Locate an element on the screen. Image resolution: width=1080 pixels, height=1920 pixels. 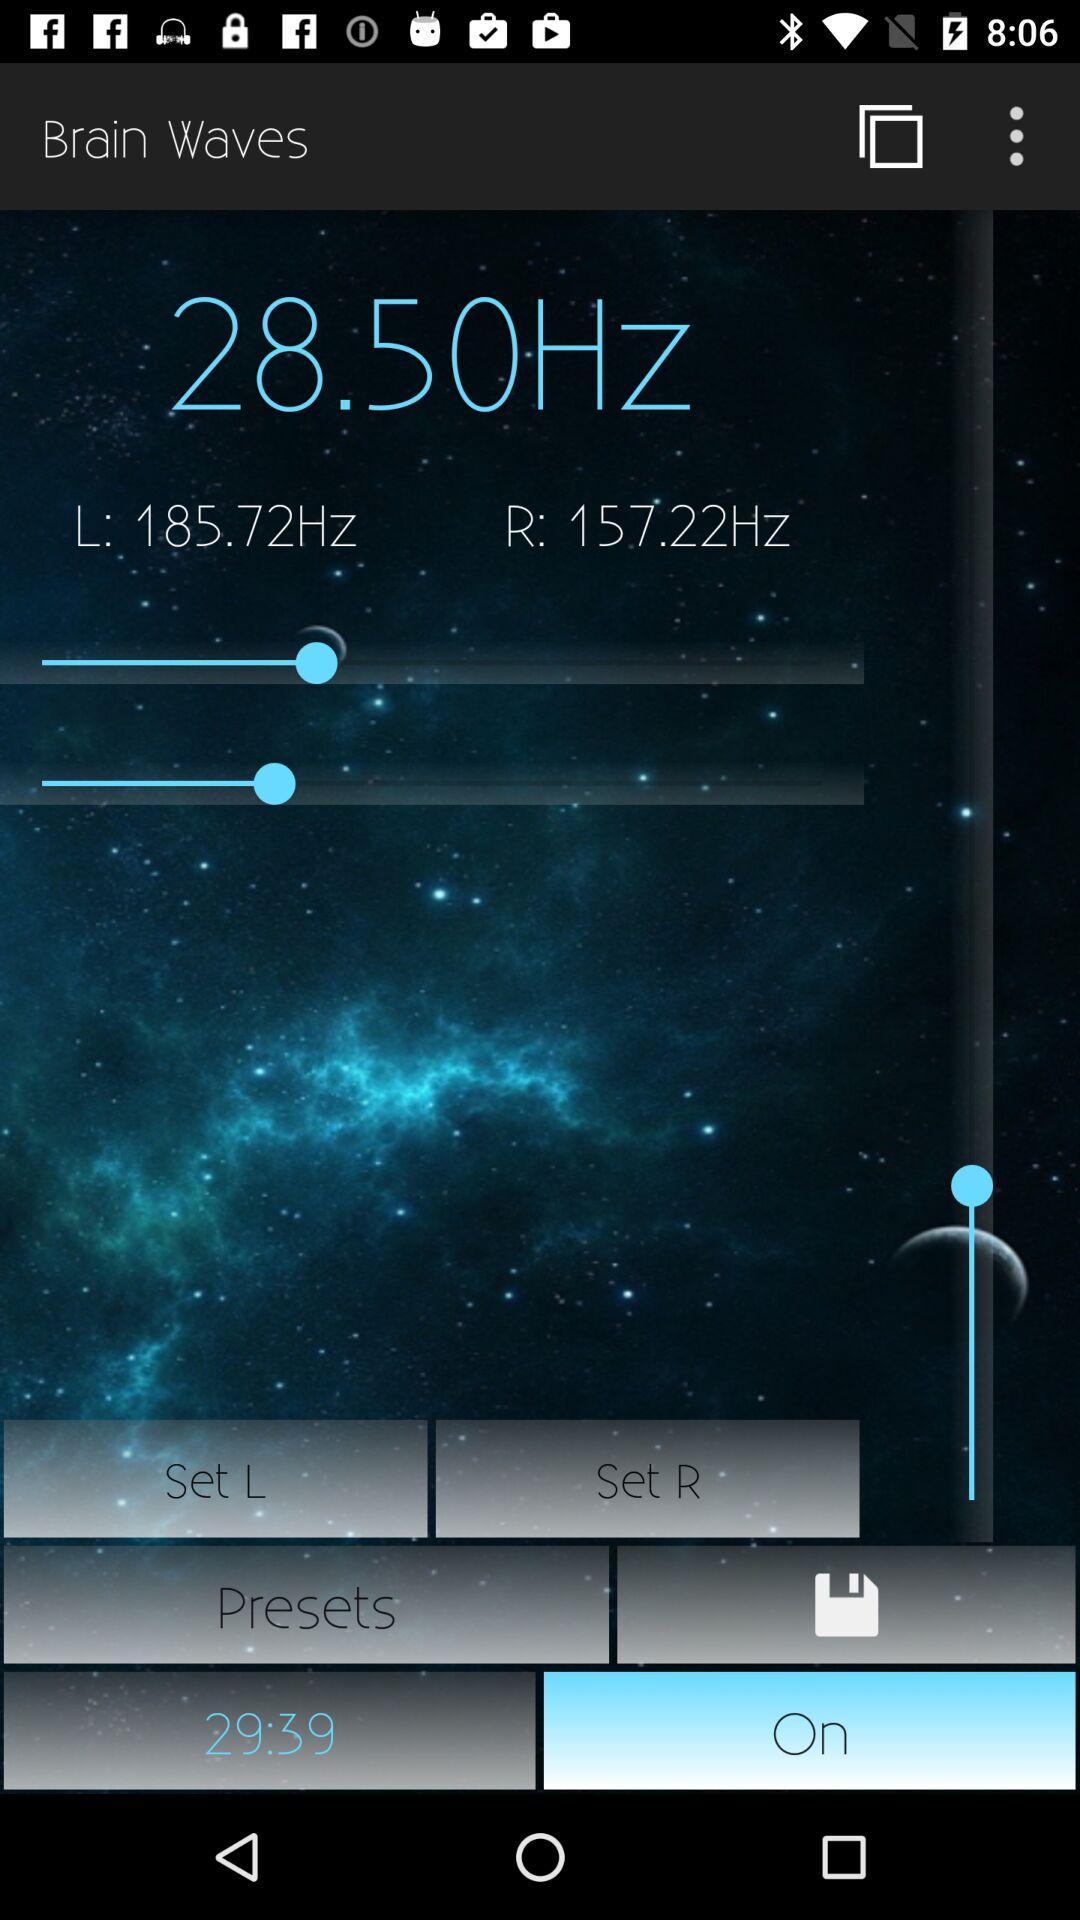
button is located at coordinates (846, 1604).